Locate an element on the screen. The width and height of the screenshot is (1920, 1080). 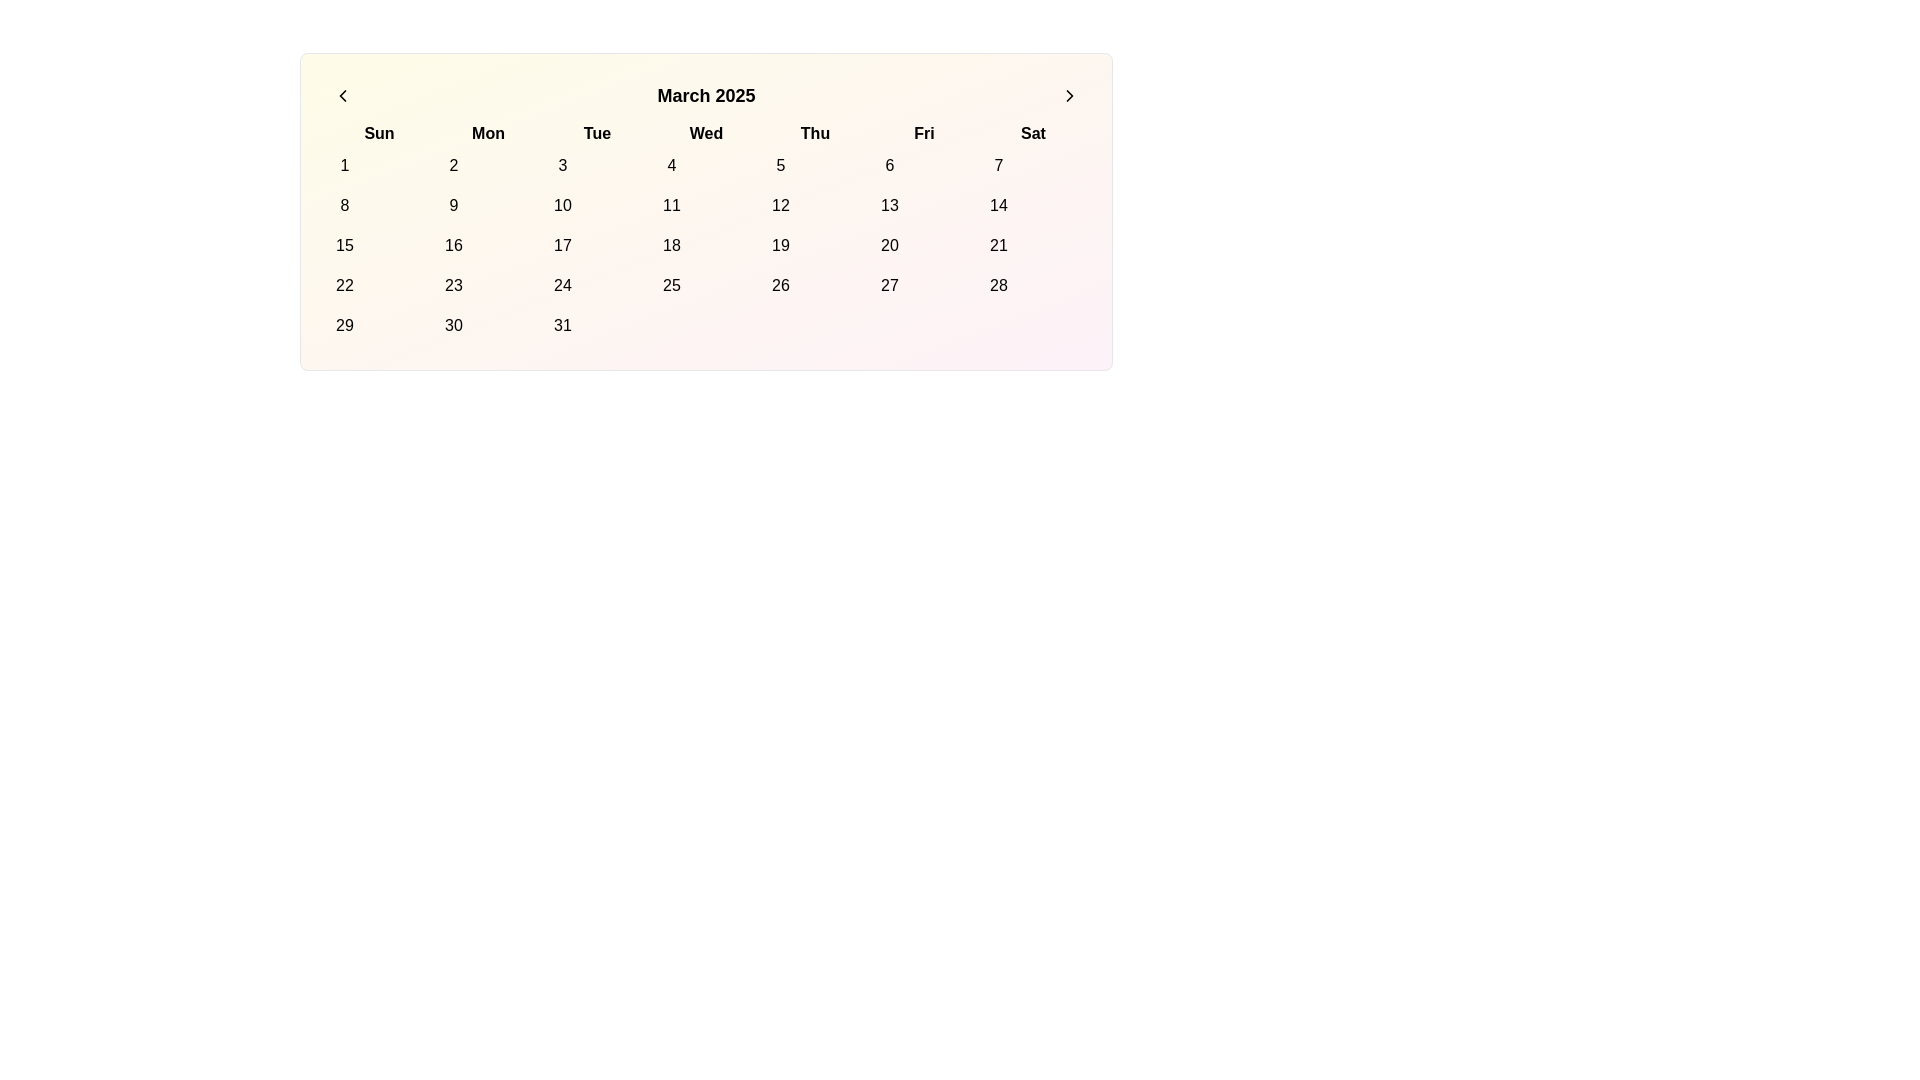
the left-facing chevron arrow icon located in the header section of the calendar interface is located at coordinates (342, 96).